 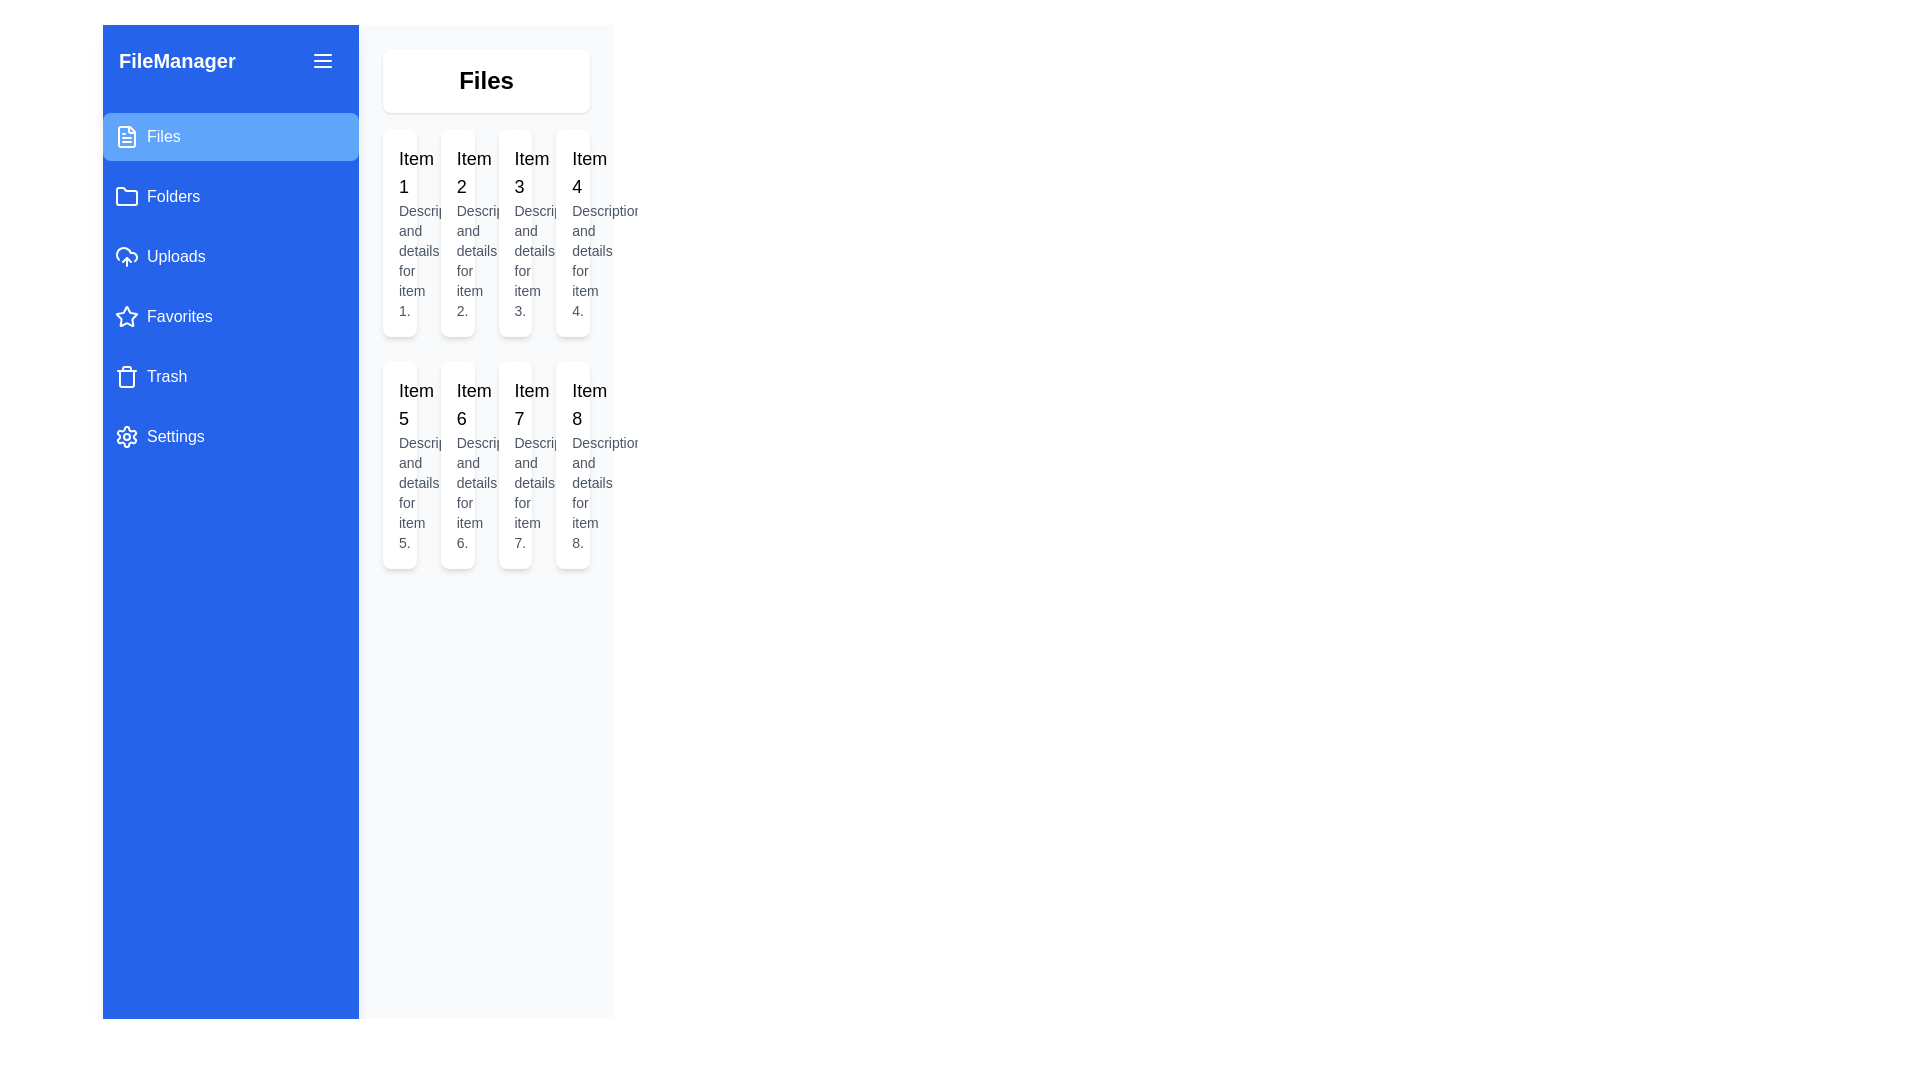 What do you see at coordinates (572, 405) in the screenshot?
I see `the text label that serves as the title for 'Item 8'` at bounding box center [572, 405].